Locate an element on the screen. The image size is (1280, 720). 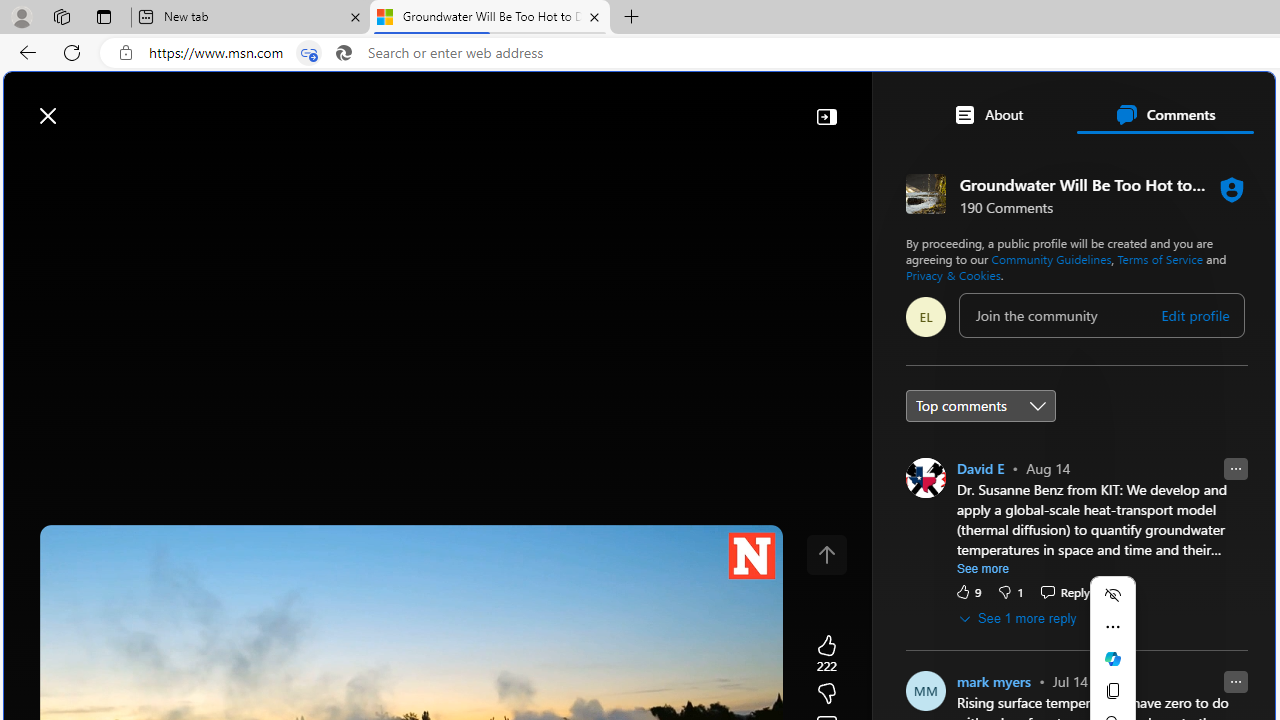
'Privacy & Cookies' is located at coordinates (951, 274).